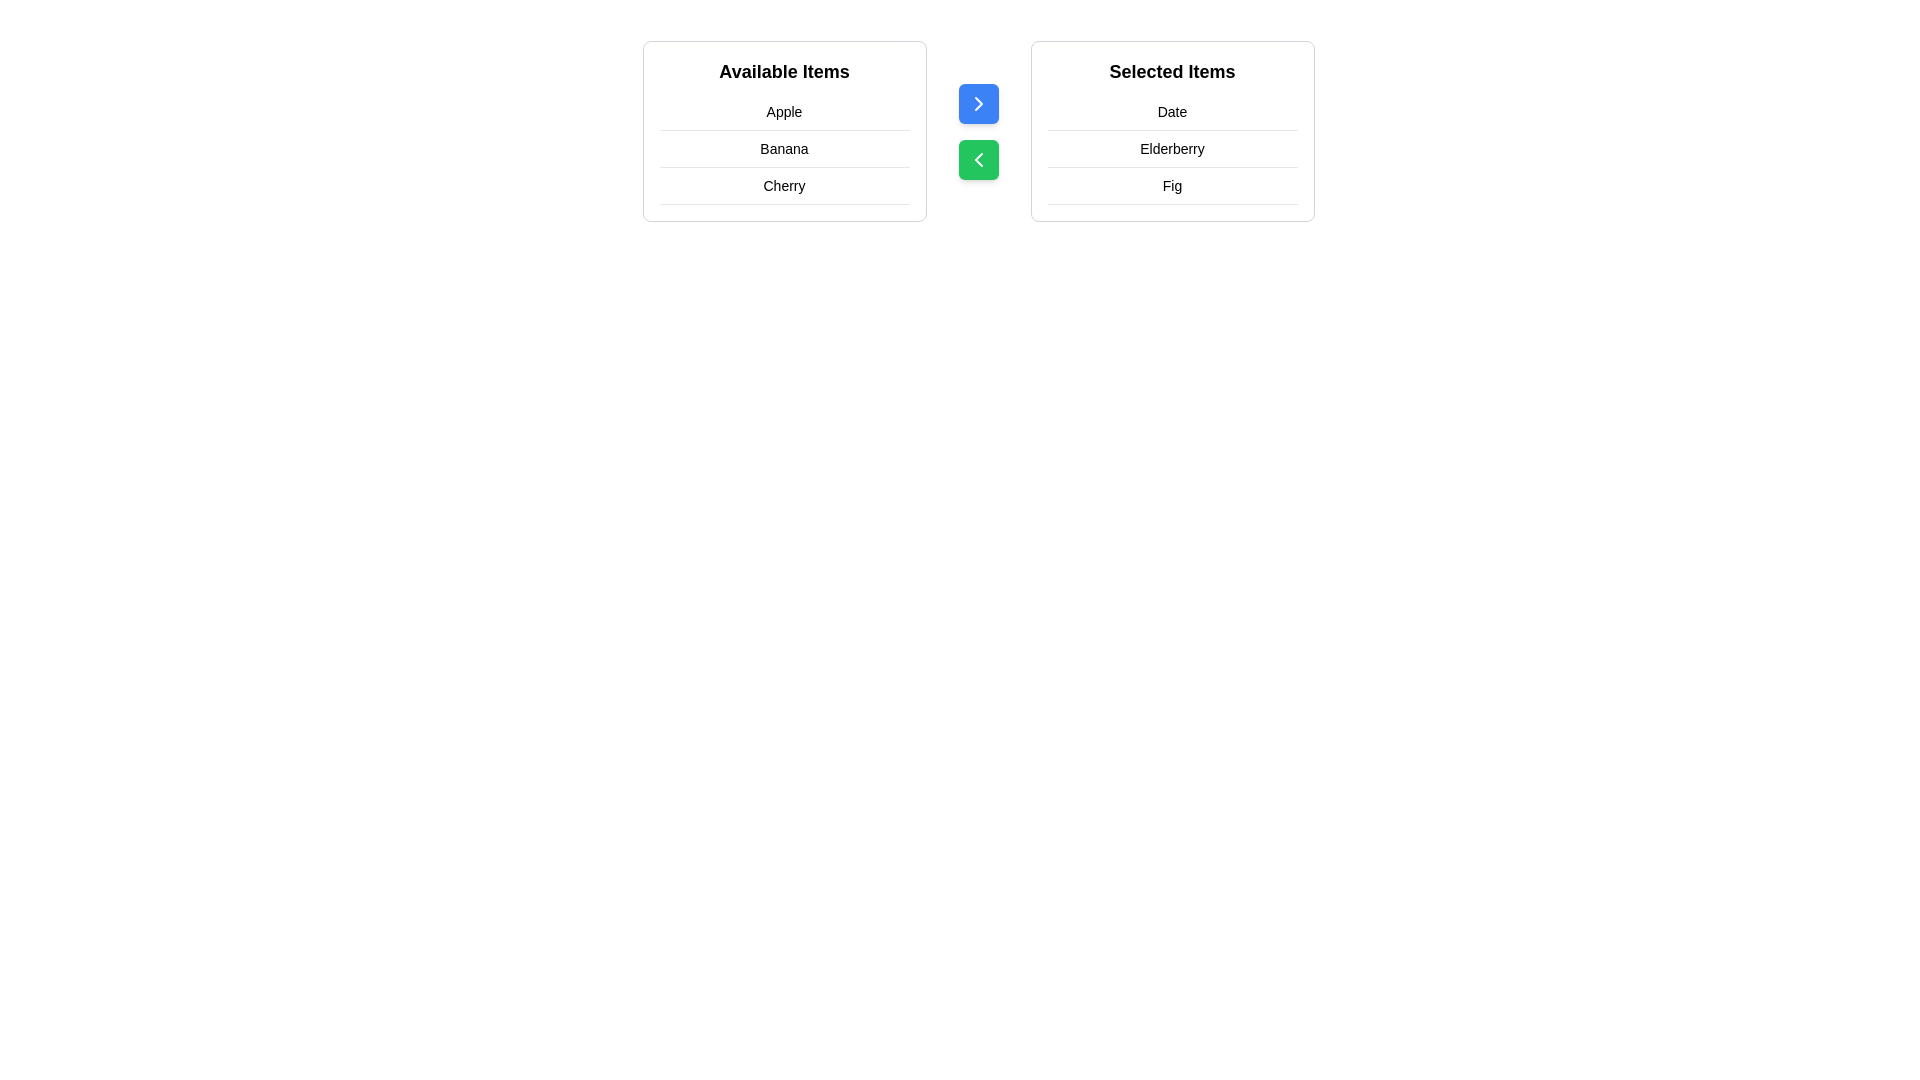 The width and height of the screenshot is (1920, 1080). I want to click on the text label displaying 'Fig' in a small, bold font, which is the third item in the 'Selected Items' panel, located on the right side of the interface, so click(1172, 186).